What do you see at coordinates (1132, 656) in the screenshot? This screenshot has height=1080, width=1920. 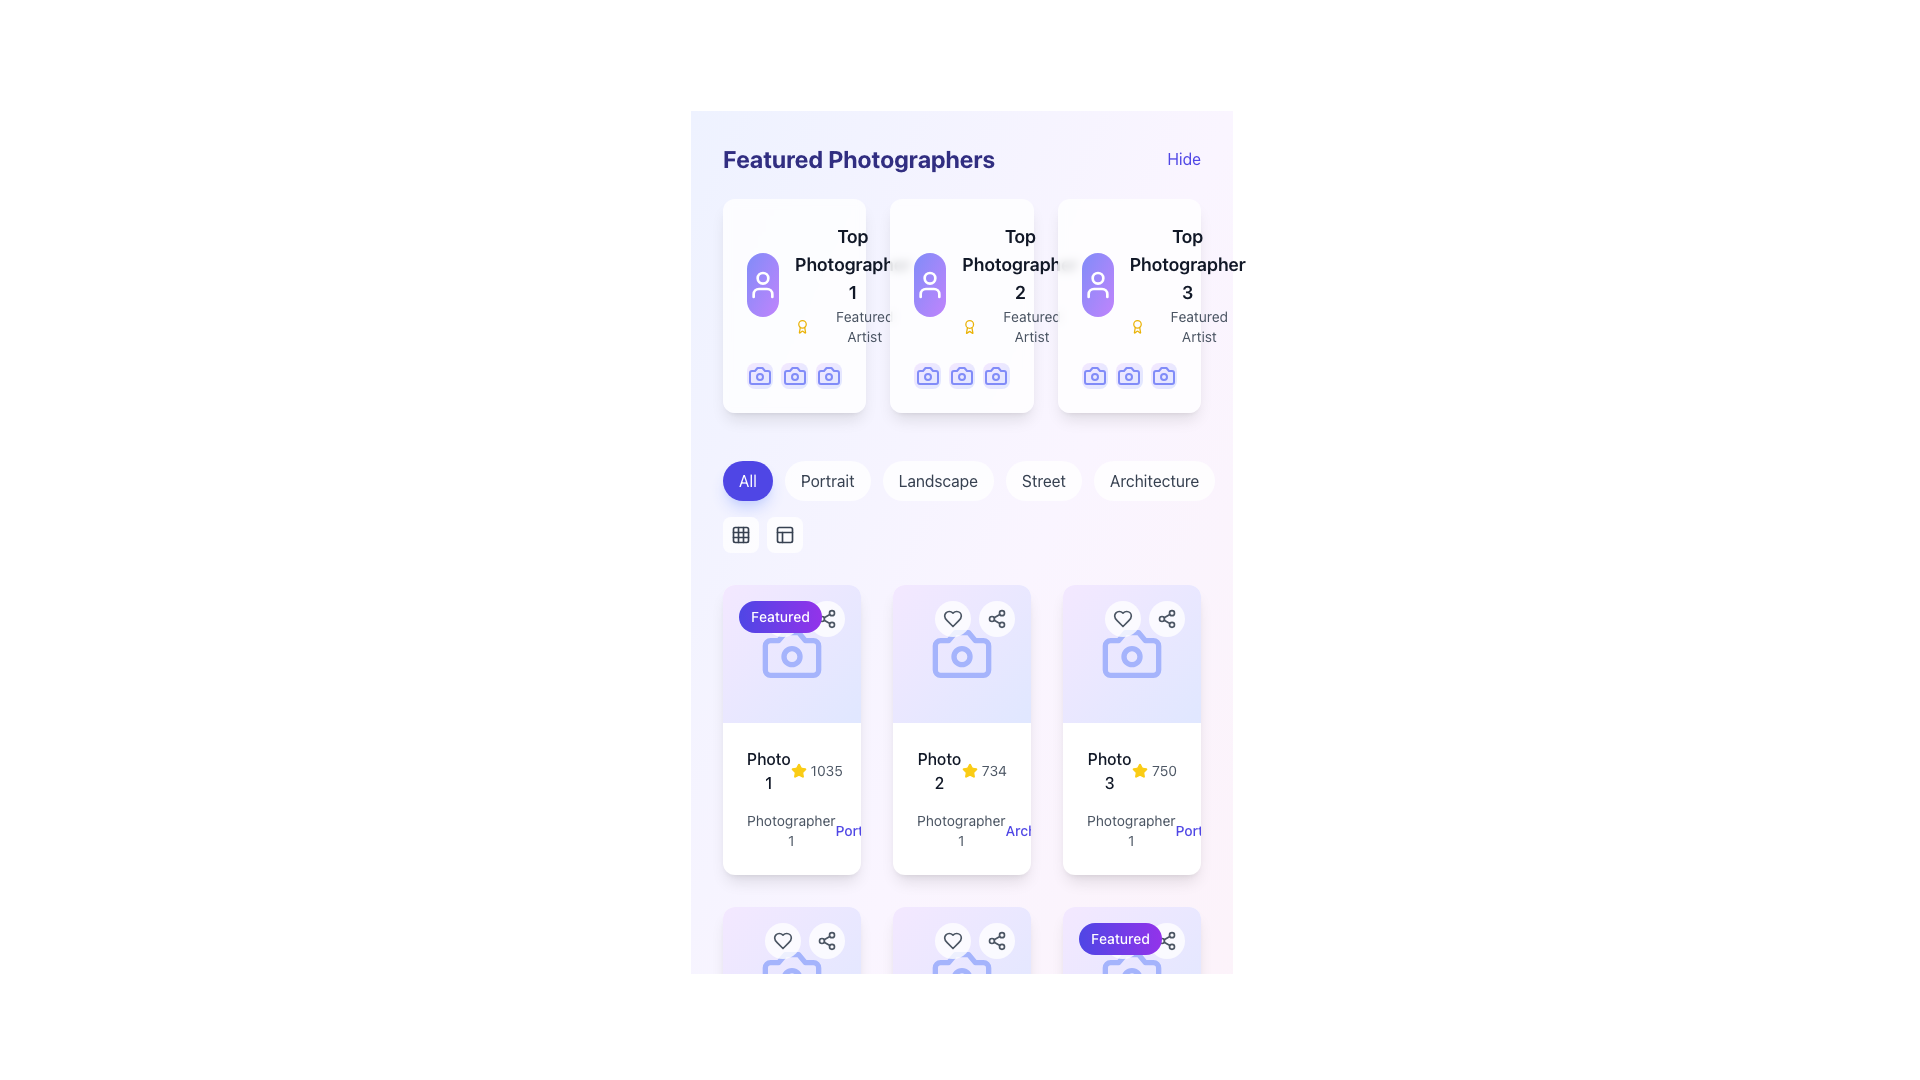 I see `the camera lens represented by a circle in the SVG graphic, located at the center of the camera icon in the last card of the second row of interface cards` at bounding box center [1132, 656].